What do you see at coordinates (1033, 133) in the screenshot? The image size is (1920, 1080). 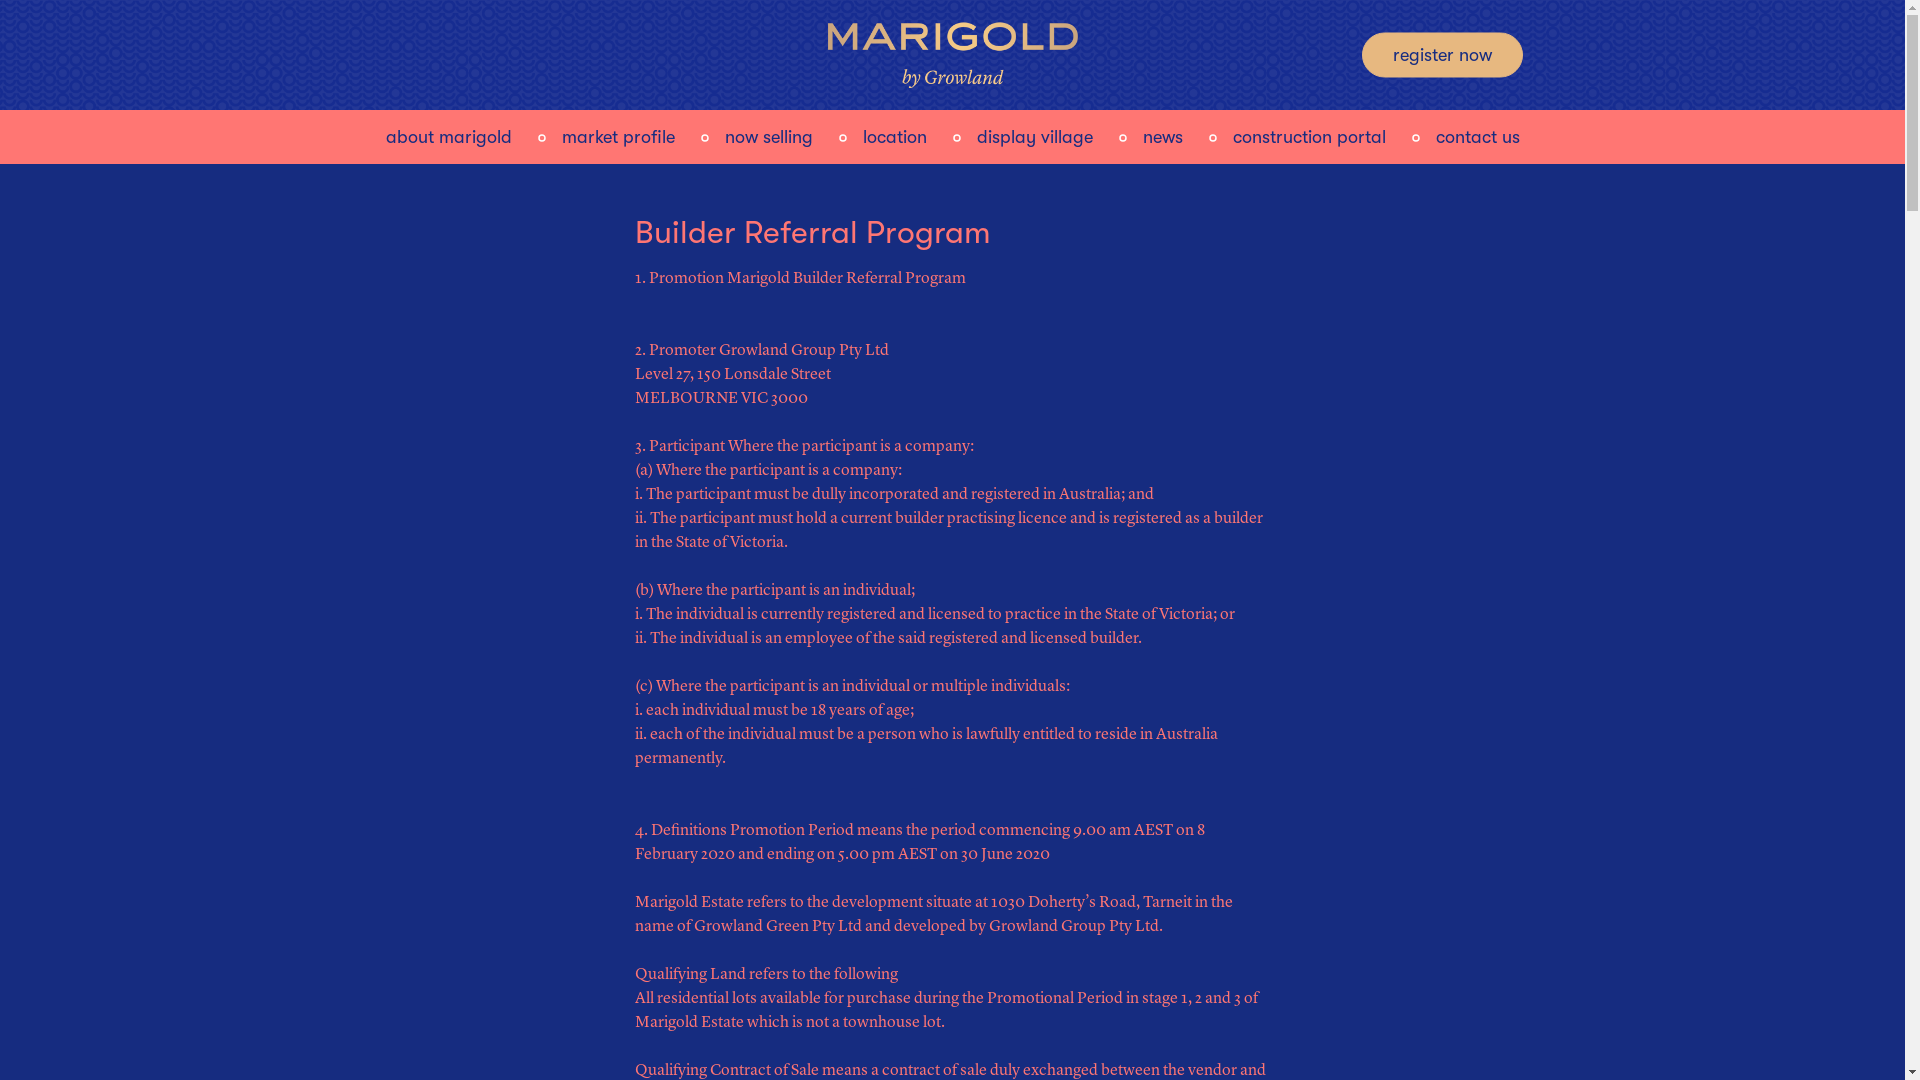 I see `'display village'` at bounding box center [1033, 133].